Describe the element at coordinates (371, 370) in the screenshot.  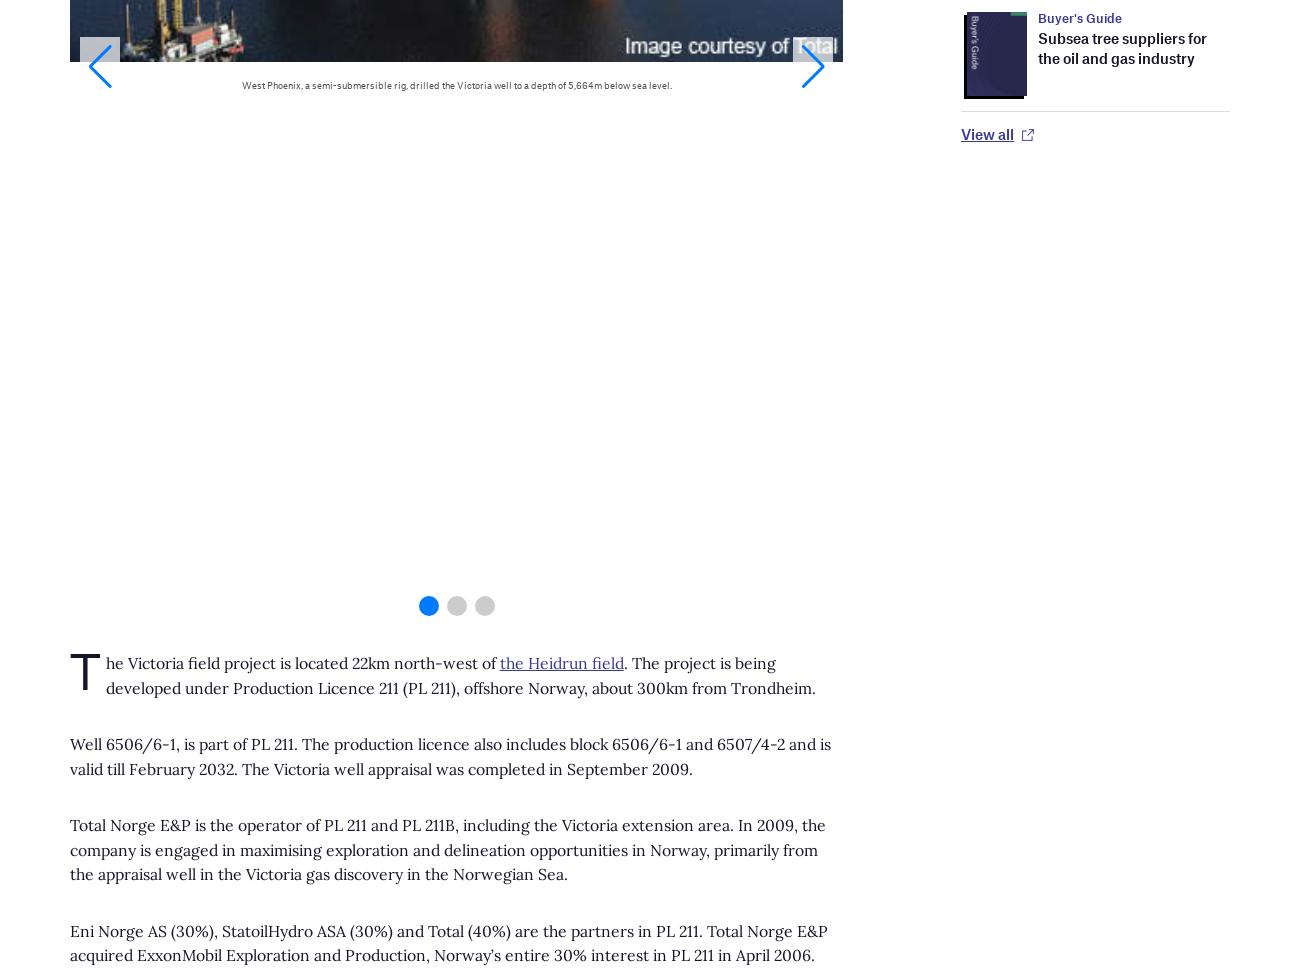
I see `'Privacy Policy'` at that location.